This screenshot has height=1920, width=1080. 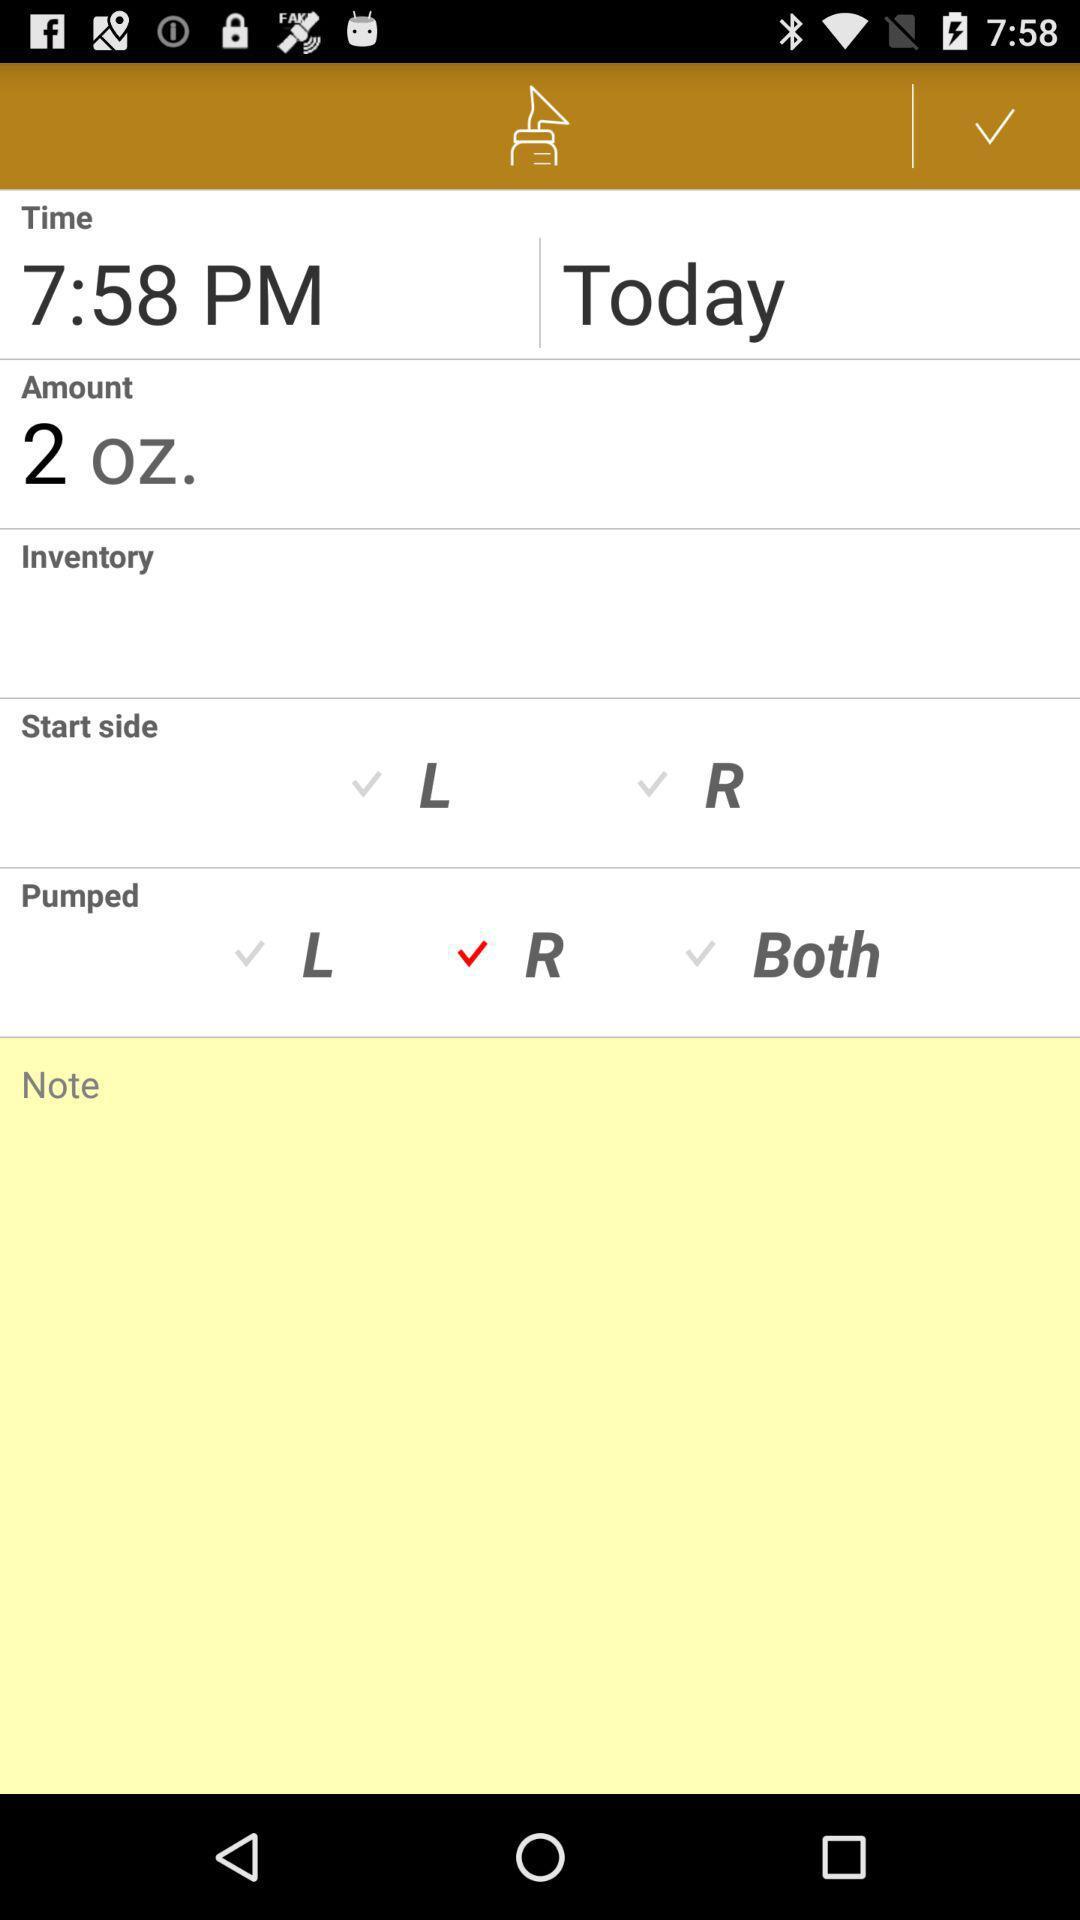 What do you see at coordinates (10, 612) in the screenshot?
I see `quantity` at bounding box center [10, 612].